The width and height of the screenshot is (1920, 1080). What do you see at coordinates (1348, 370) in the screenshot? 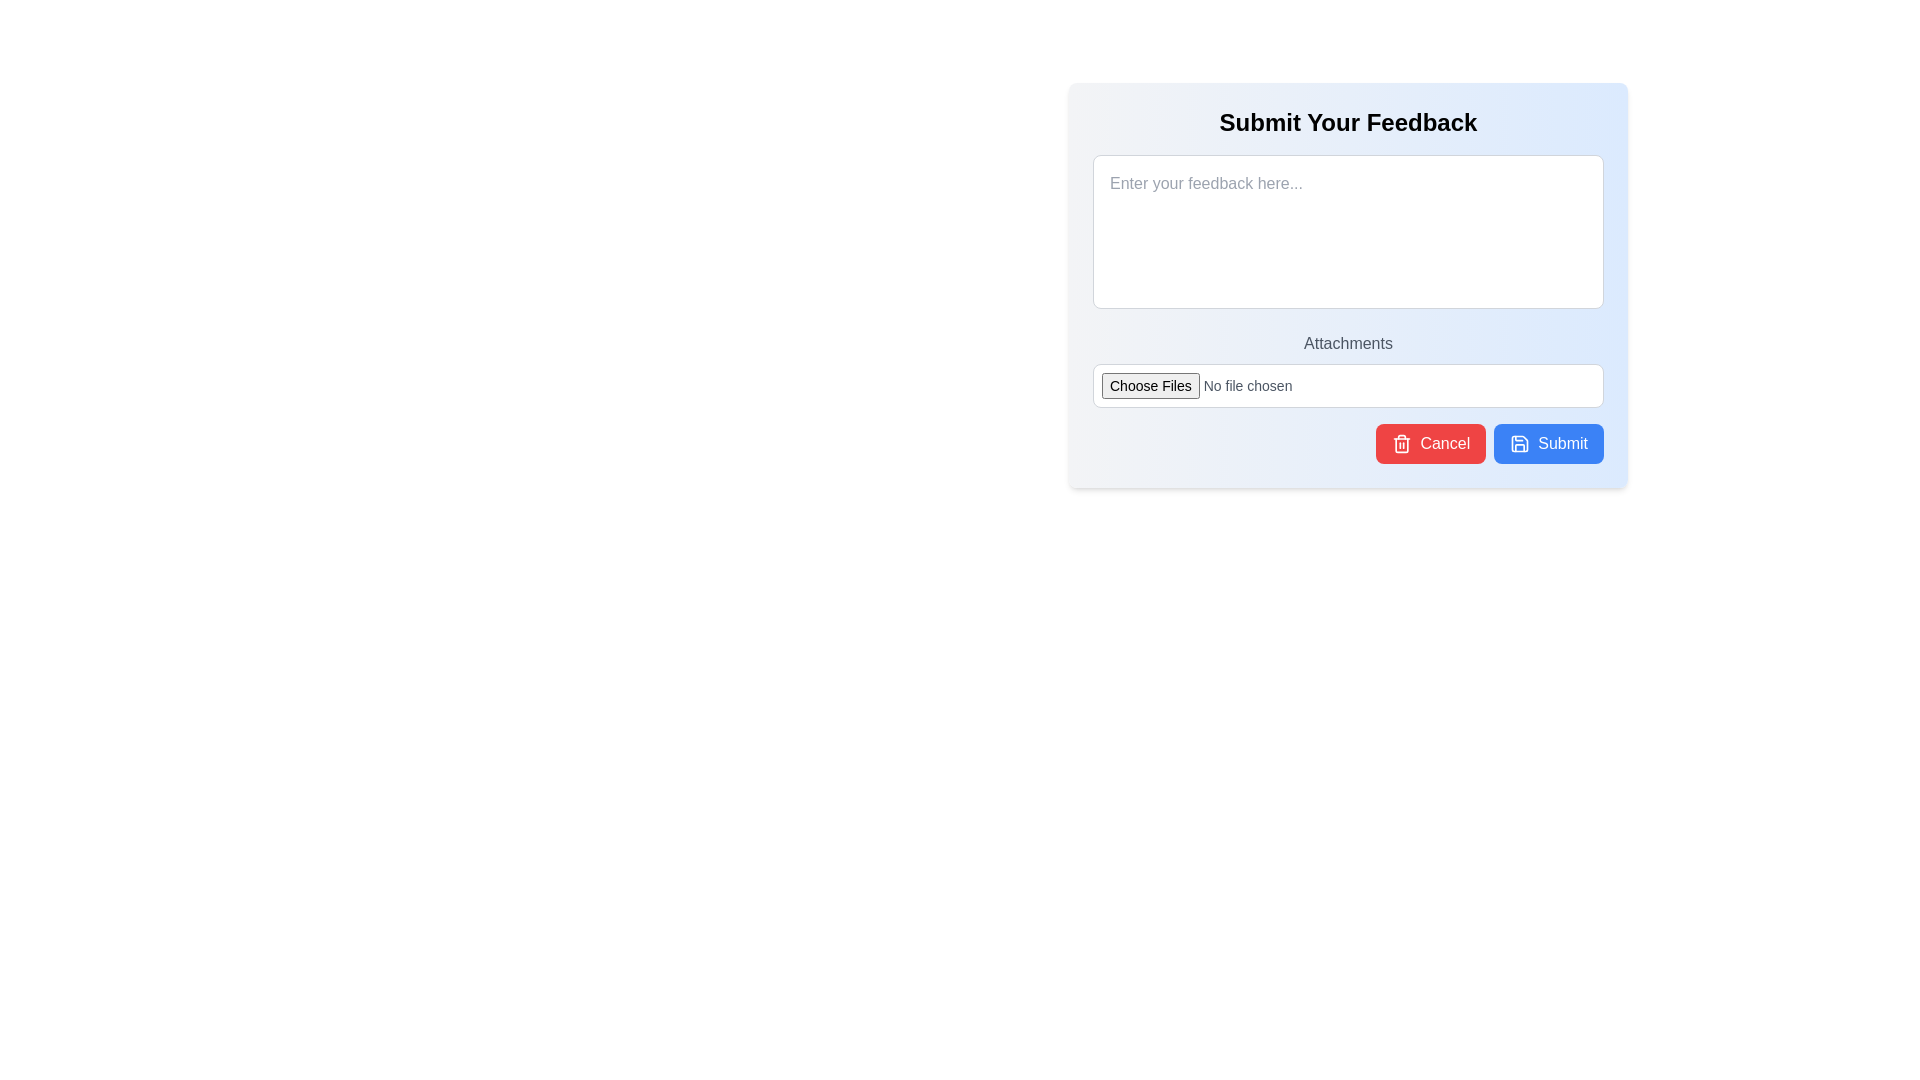
I see `the File Input Field located underneath the multi-line input box labeled 'Enter your feedback here...'` at bounding box center [1348, 370].